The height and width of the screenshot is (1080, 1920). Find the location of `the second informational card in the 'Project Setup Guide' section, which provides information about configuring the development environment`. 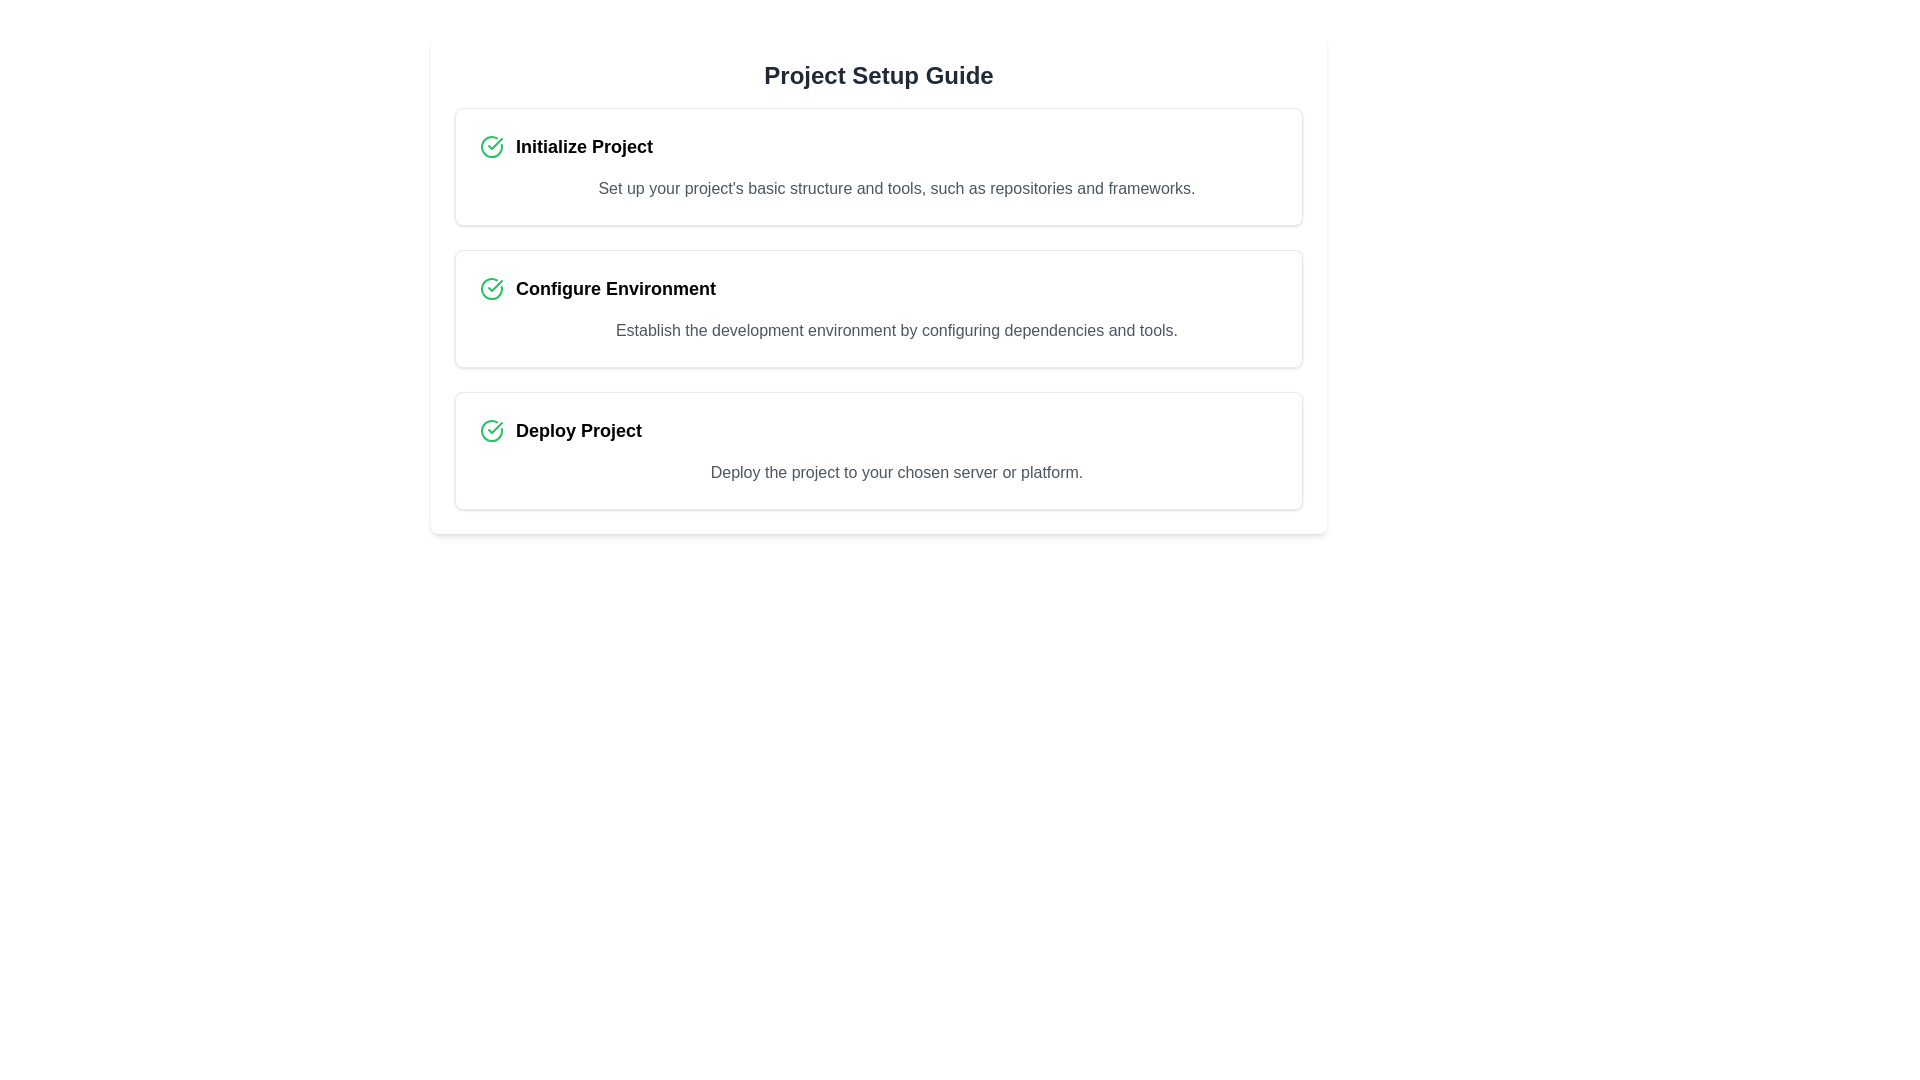

the second informational card in the 'Project Setup Guide' section, which provides information about configuring the development environment is located at coordinates (878, 308).